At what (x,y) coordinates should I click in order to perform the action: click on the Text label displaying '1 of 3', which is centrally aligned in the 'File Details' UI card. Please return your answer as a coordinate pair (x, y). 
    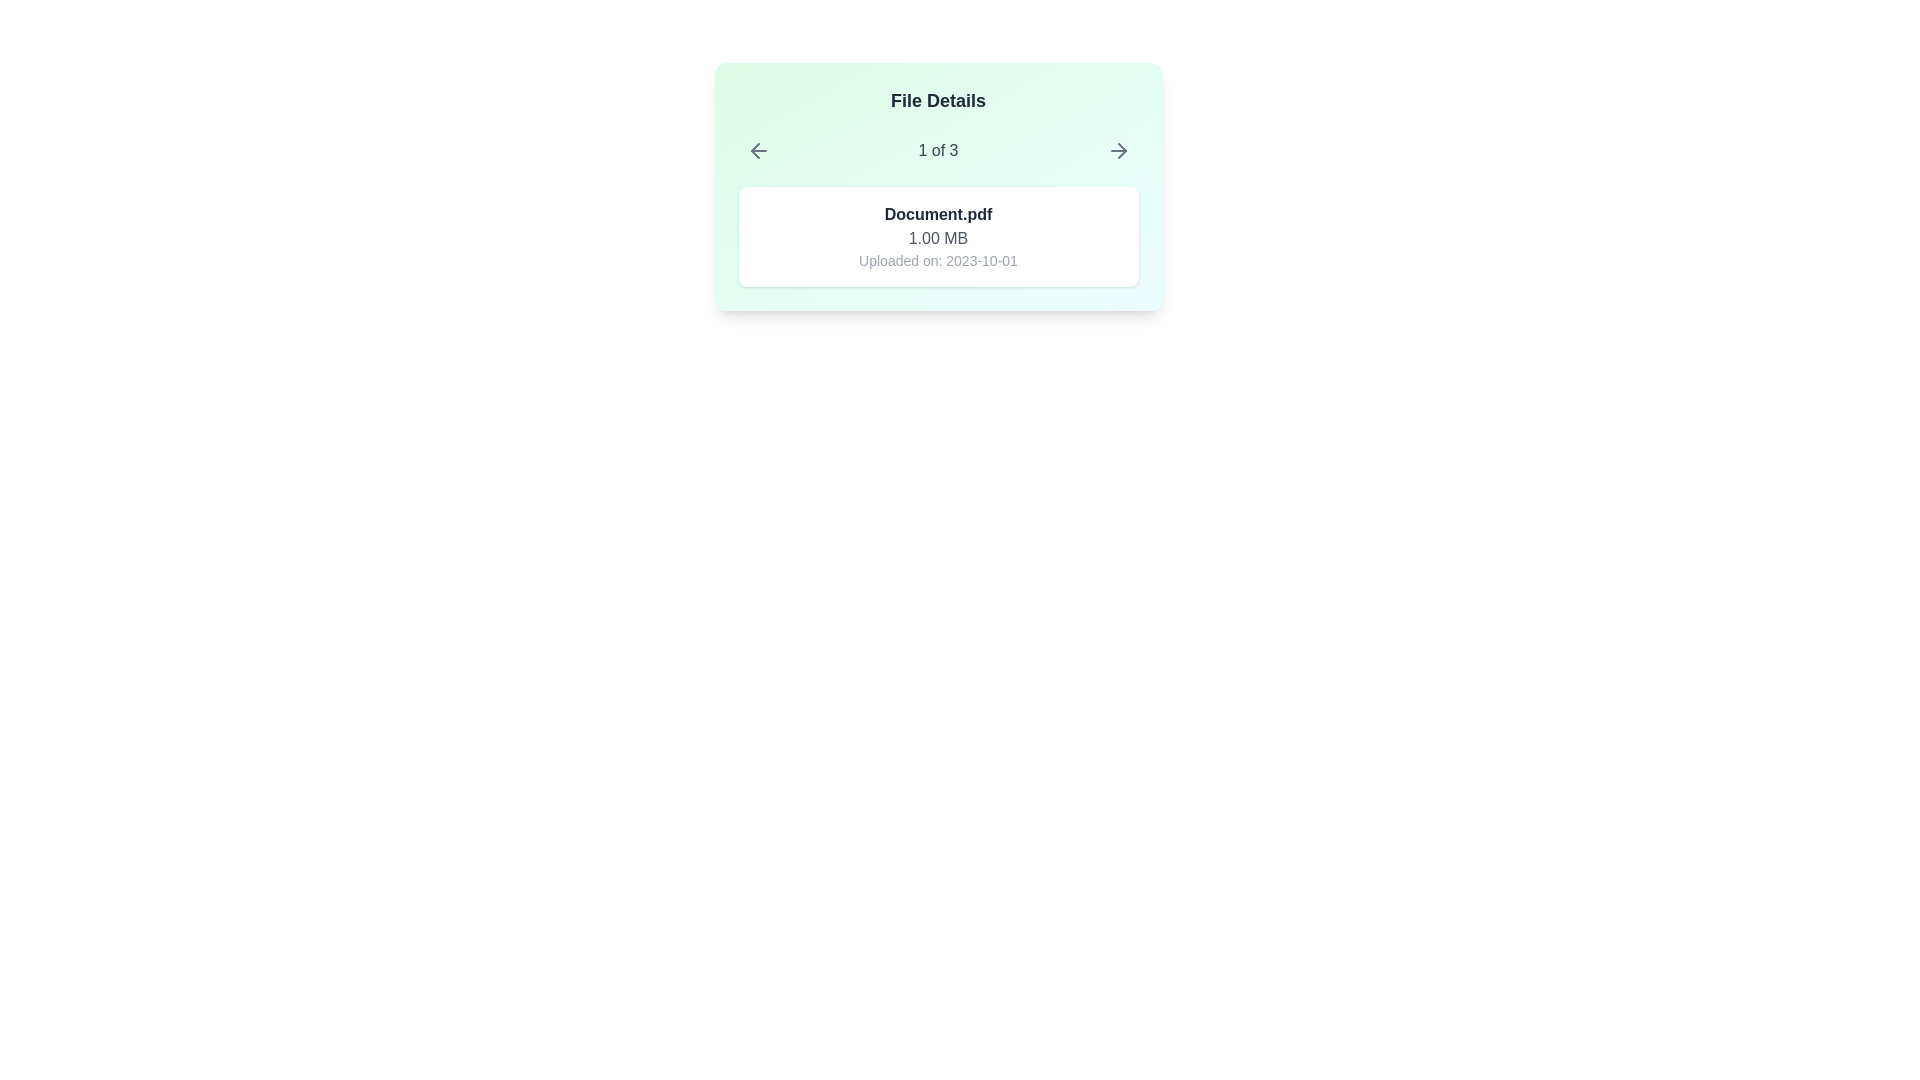
    Looking at the image, I should click on (937, 149).